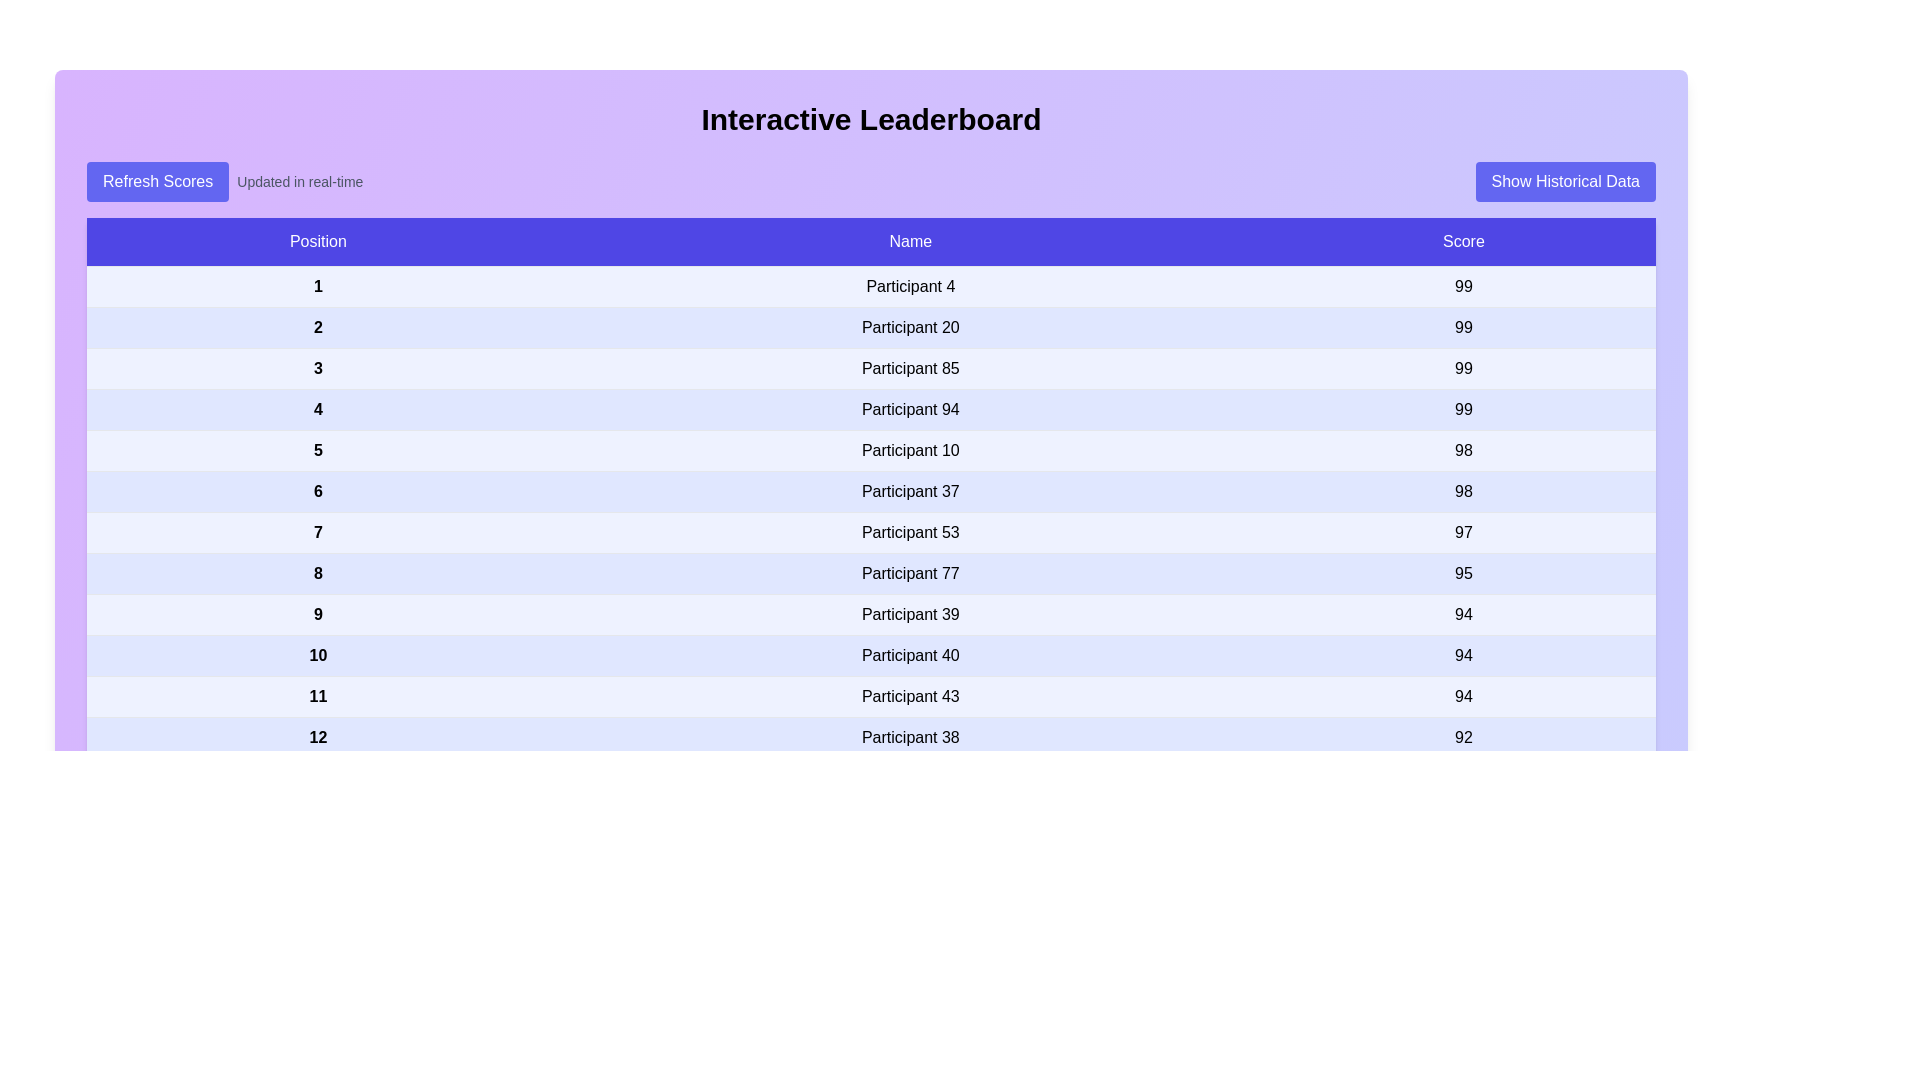 The height and width of the screenshot is (1080, 1920). Describe the element at coordinates (157, 181) in the screenshot. I see `the 'Refresh Scores' button to reload the leaderboard's scores` at that location.